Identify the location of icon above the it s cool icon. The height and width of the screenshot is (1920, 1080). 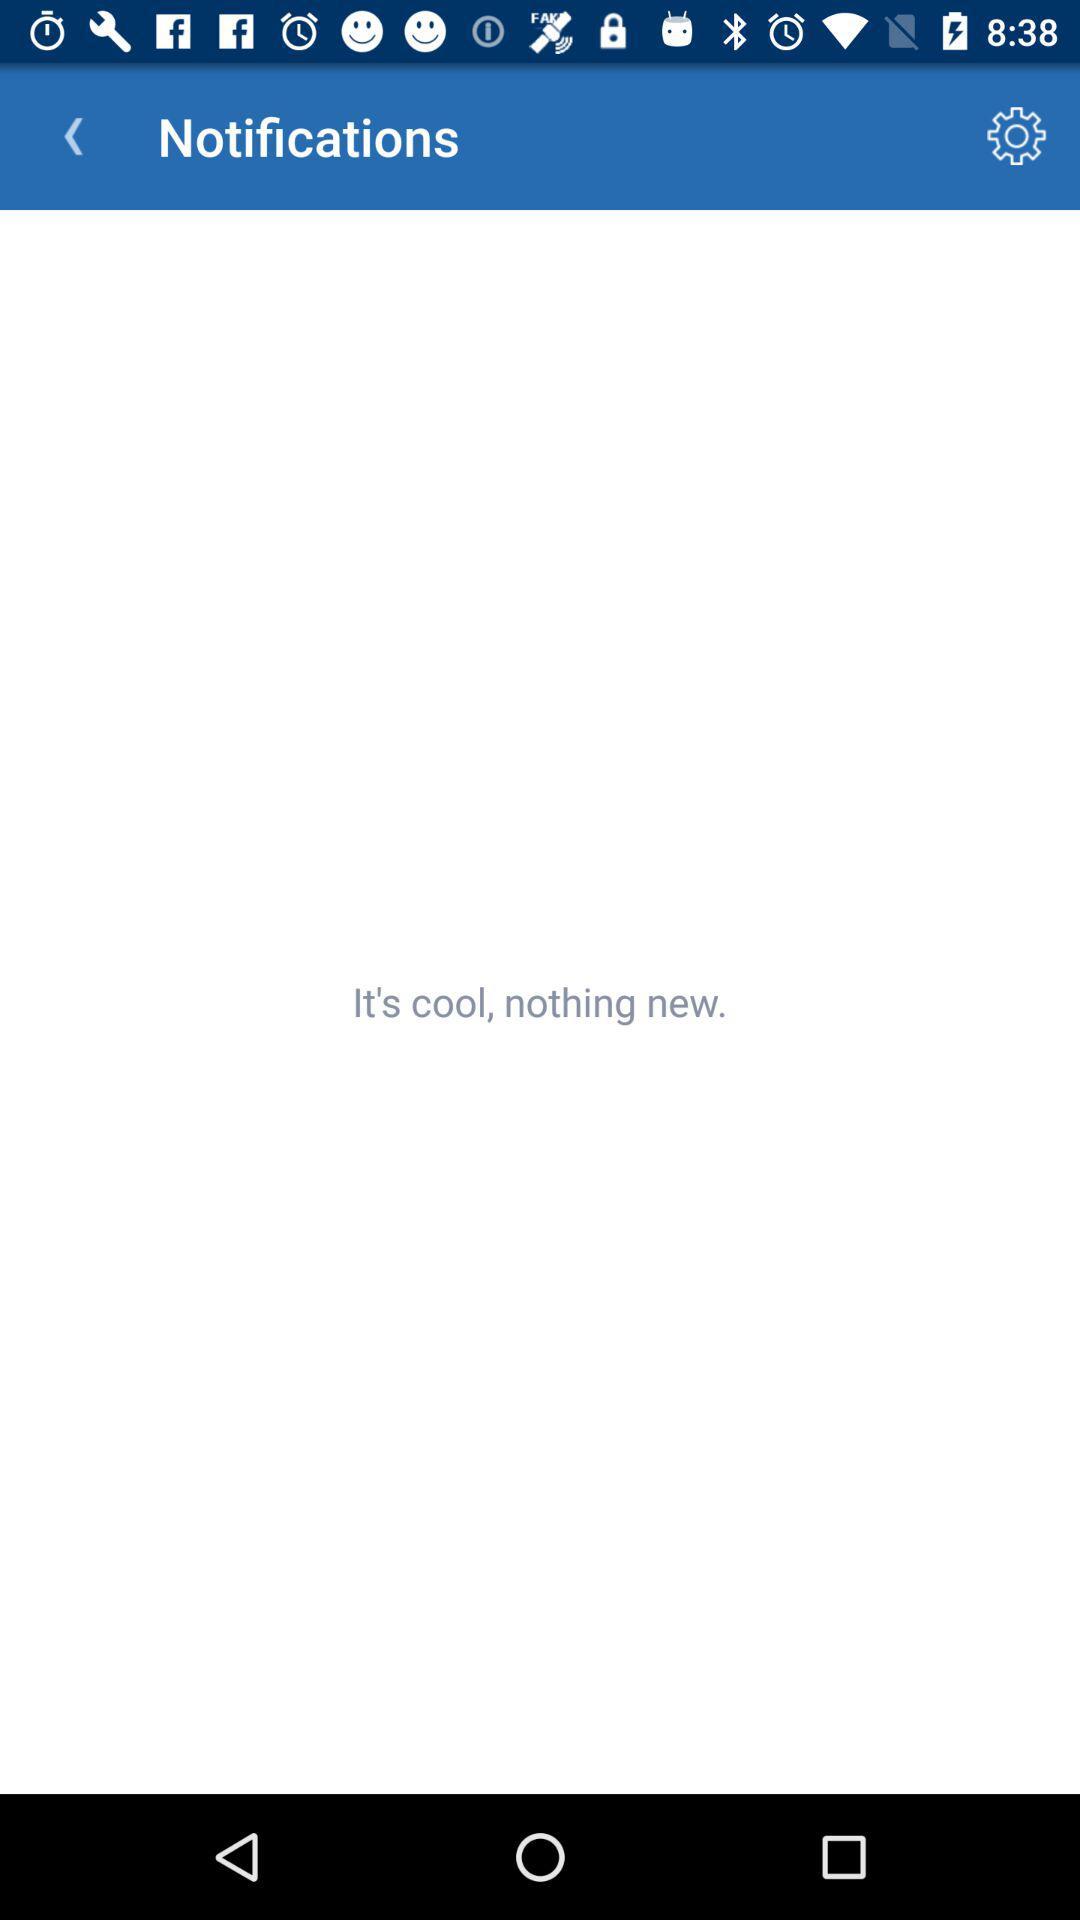
(1017, 135).